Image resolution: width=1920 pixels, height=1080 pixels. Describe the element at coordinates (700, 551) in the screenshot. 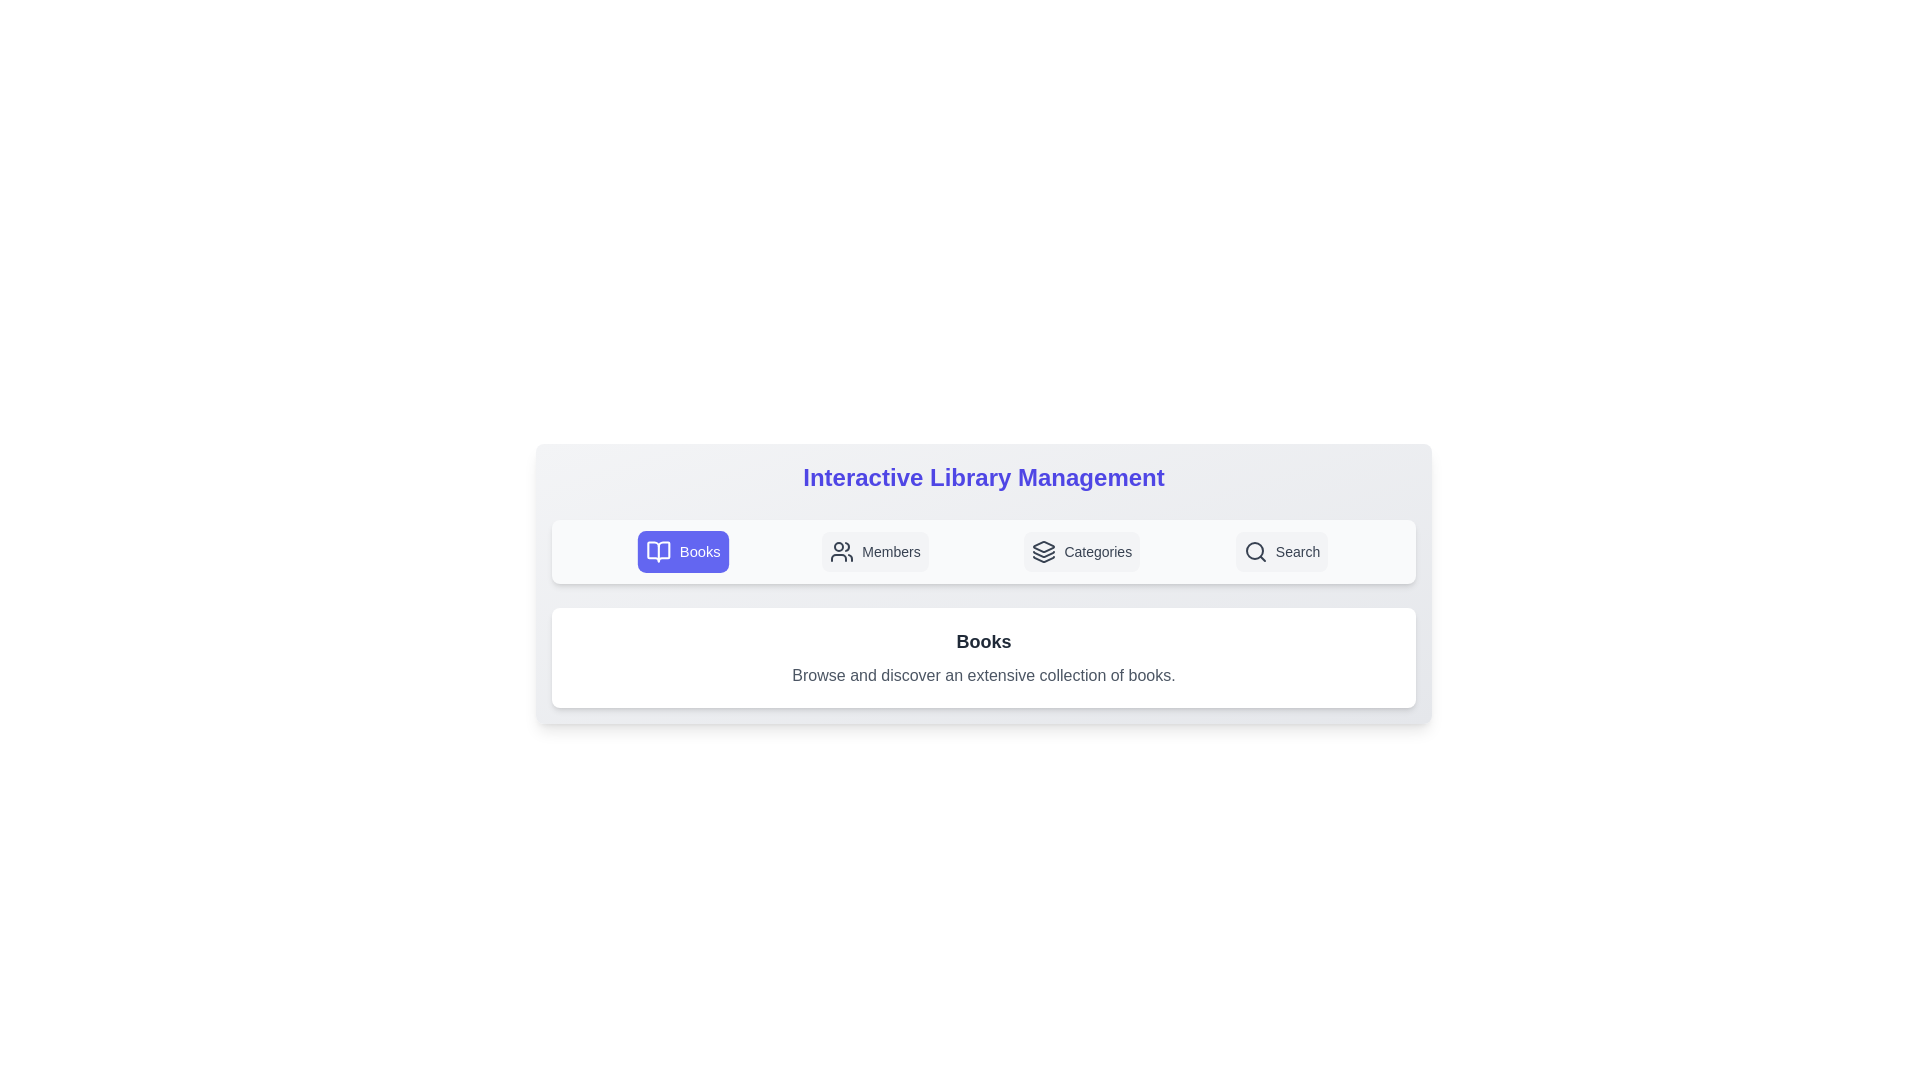

I see `the 'Books' text label located in the menu bar, which indicates the purpose of the associated menu button for books` at that location.